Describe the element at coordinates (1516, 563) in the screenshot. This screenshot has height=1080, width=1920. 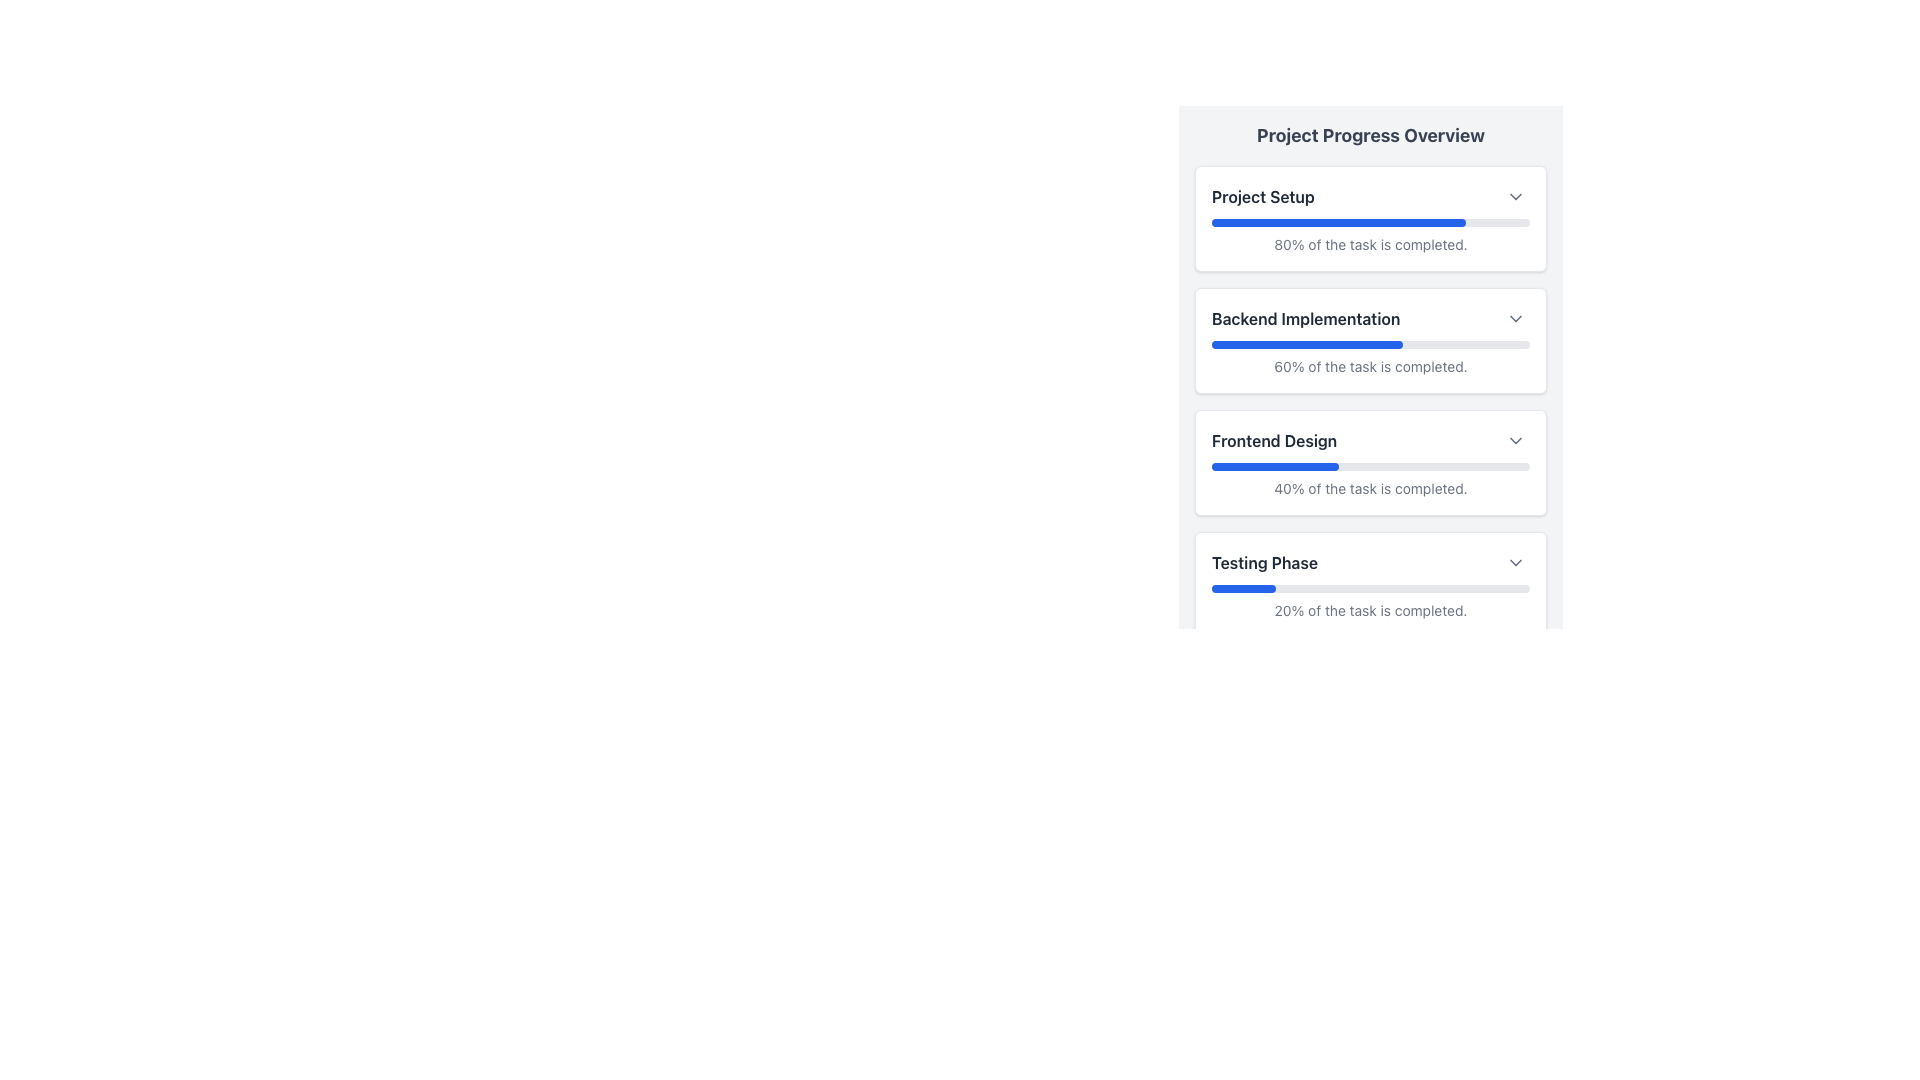
I see `the downward-pointing chevron icon button located next to the 'Testing Phase' section title` at that location.